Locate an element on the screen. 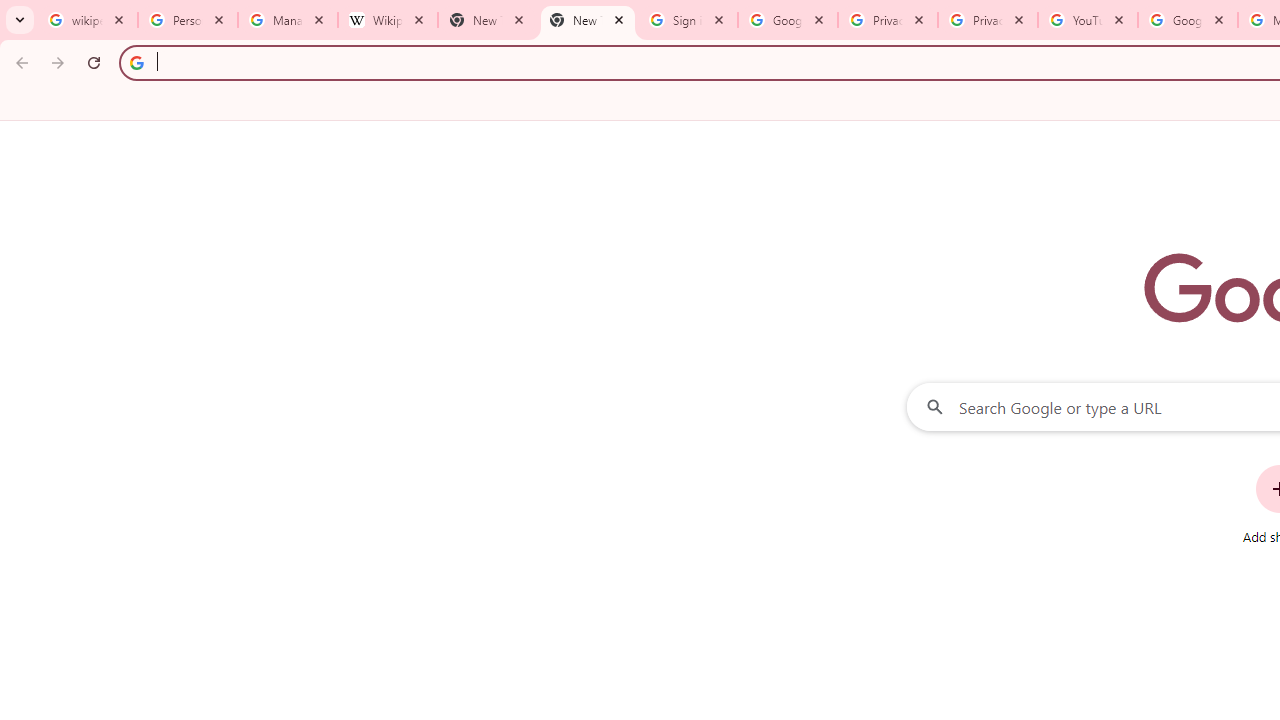 The image size is (1280, 720). 'Wikipedia:Edit requests - Wikipedia' is located at coordinates (387, 20).